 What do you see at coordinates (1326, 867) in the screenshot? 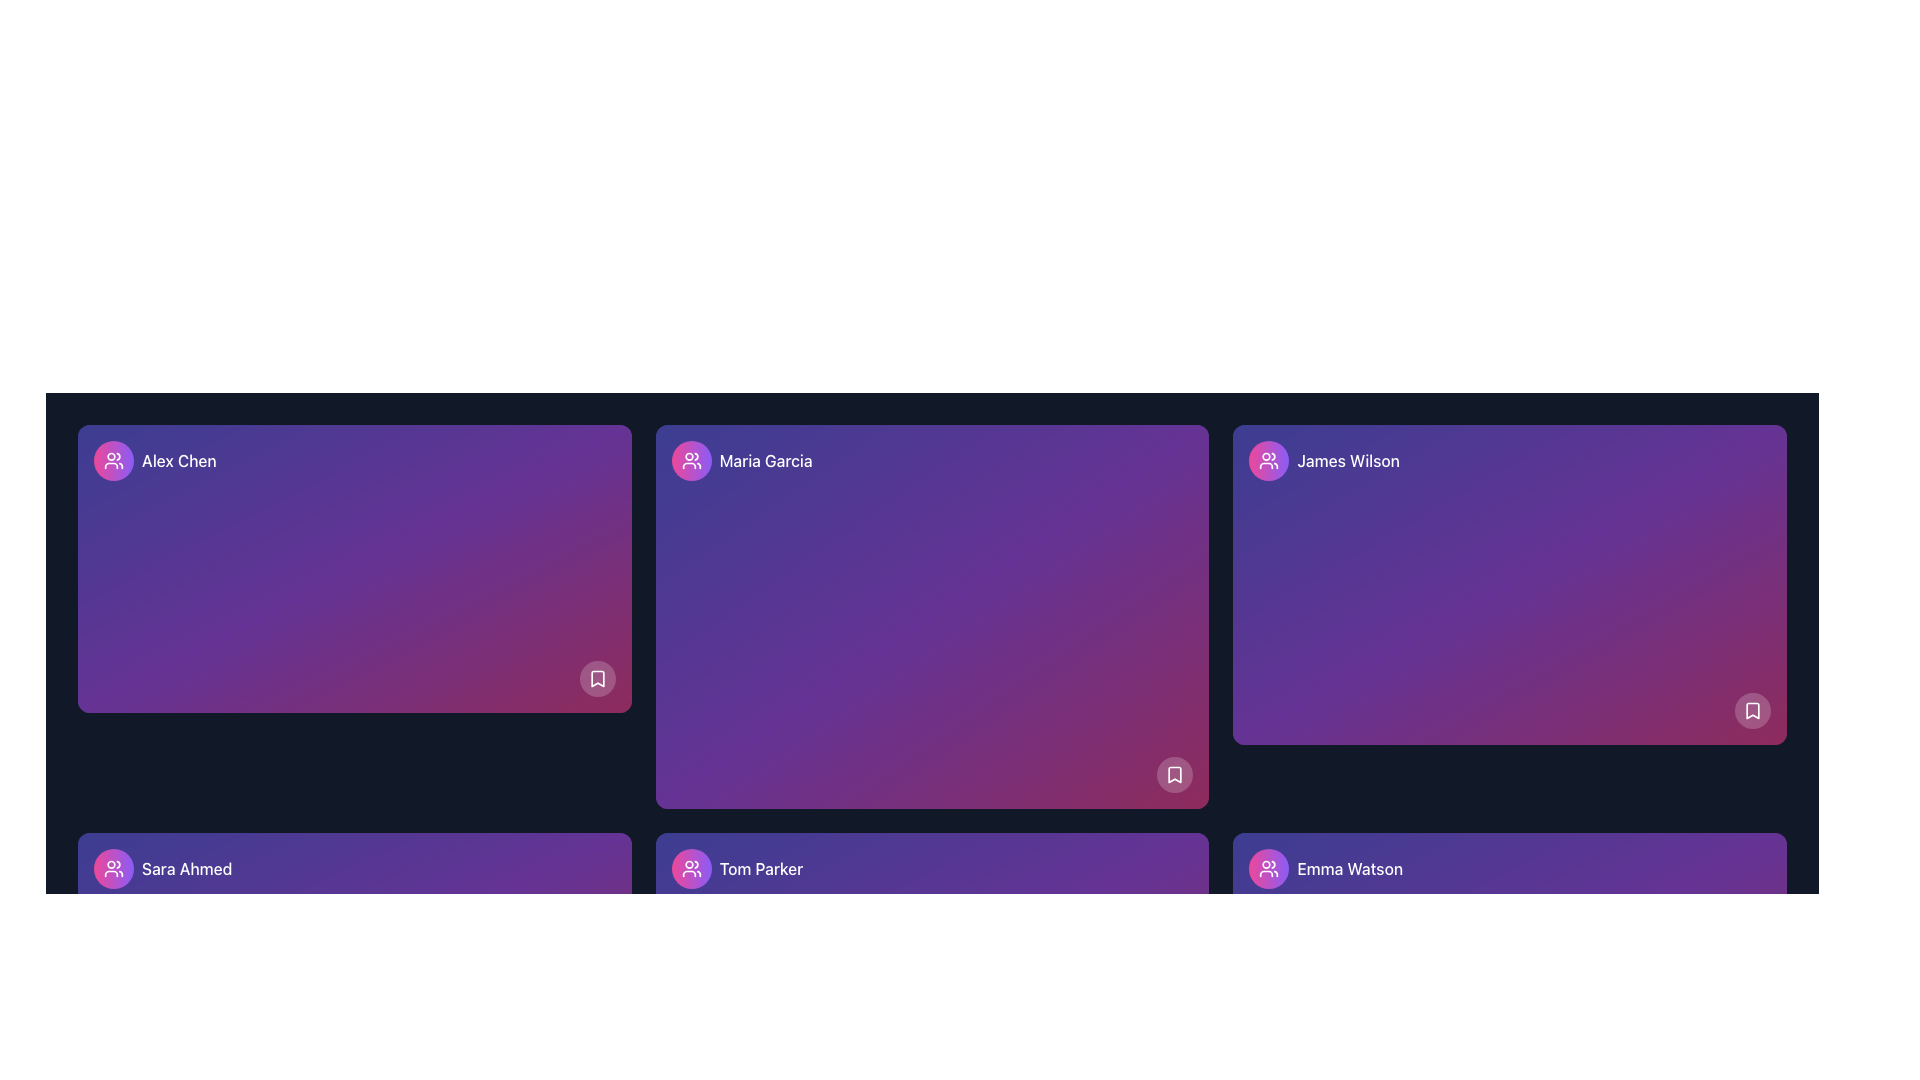
I see `the text label 'Emma Watson' adjacent to the circular icon` at bounding box center [1326, 867].